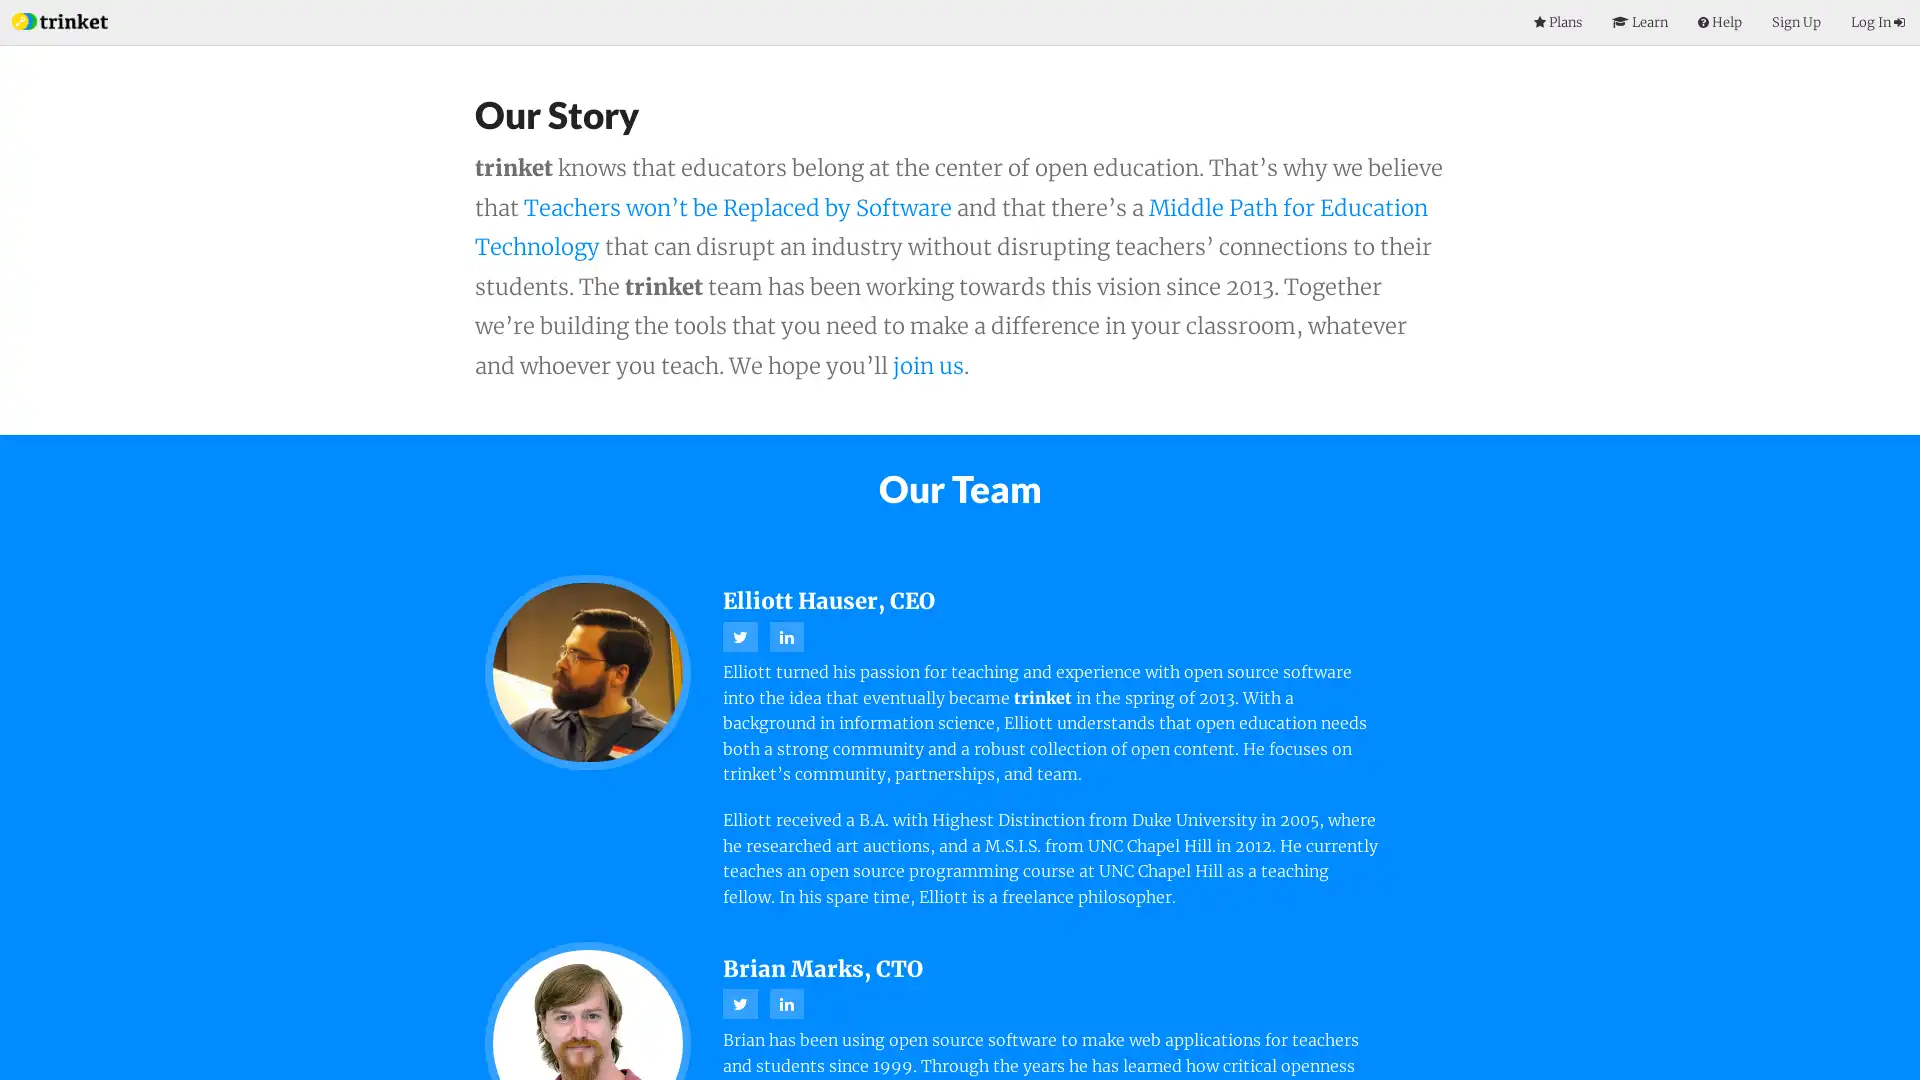 The width and height of the screenshot is (1920, 1080). What do you see at coordinates (59, 19) in the screenshot?
I see `Index Page` at bounding box center [59, 19].